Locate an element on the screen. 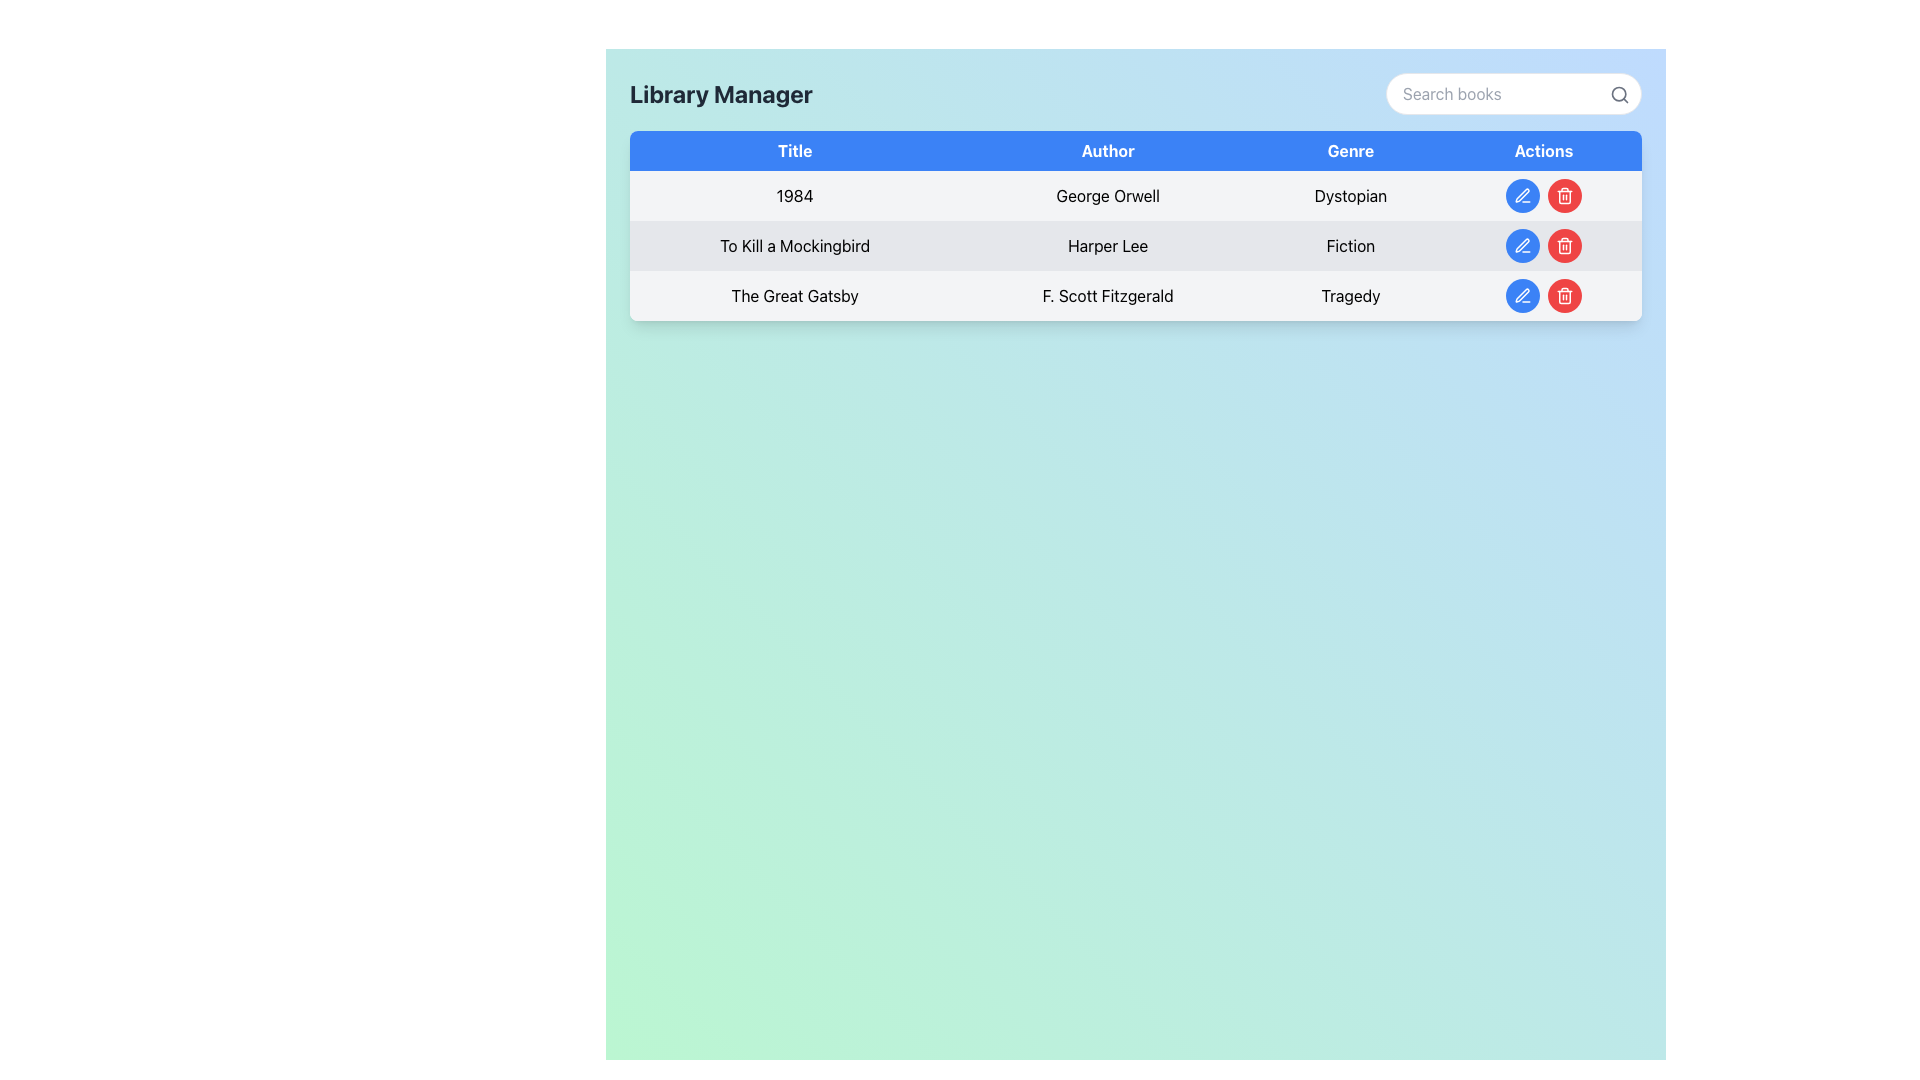 The height and width of the screenshot is (1080, 1920). the 'edit' icon in the circular button located in the 'Actions' column of the row for 'The Great Gatsby' is located at coordinates (1521, 296).